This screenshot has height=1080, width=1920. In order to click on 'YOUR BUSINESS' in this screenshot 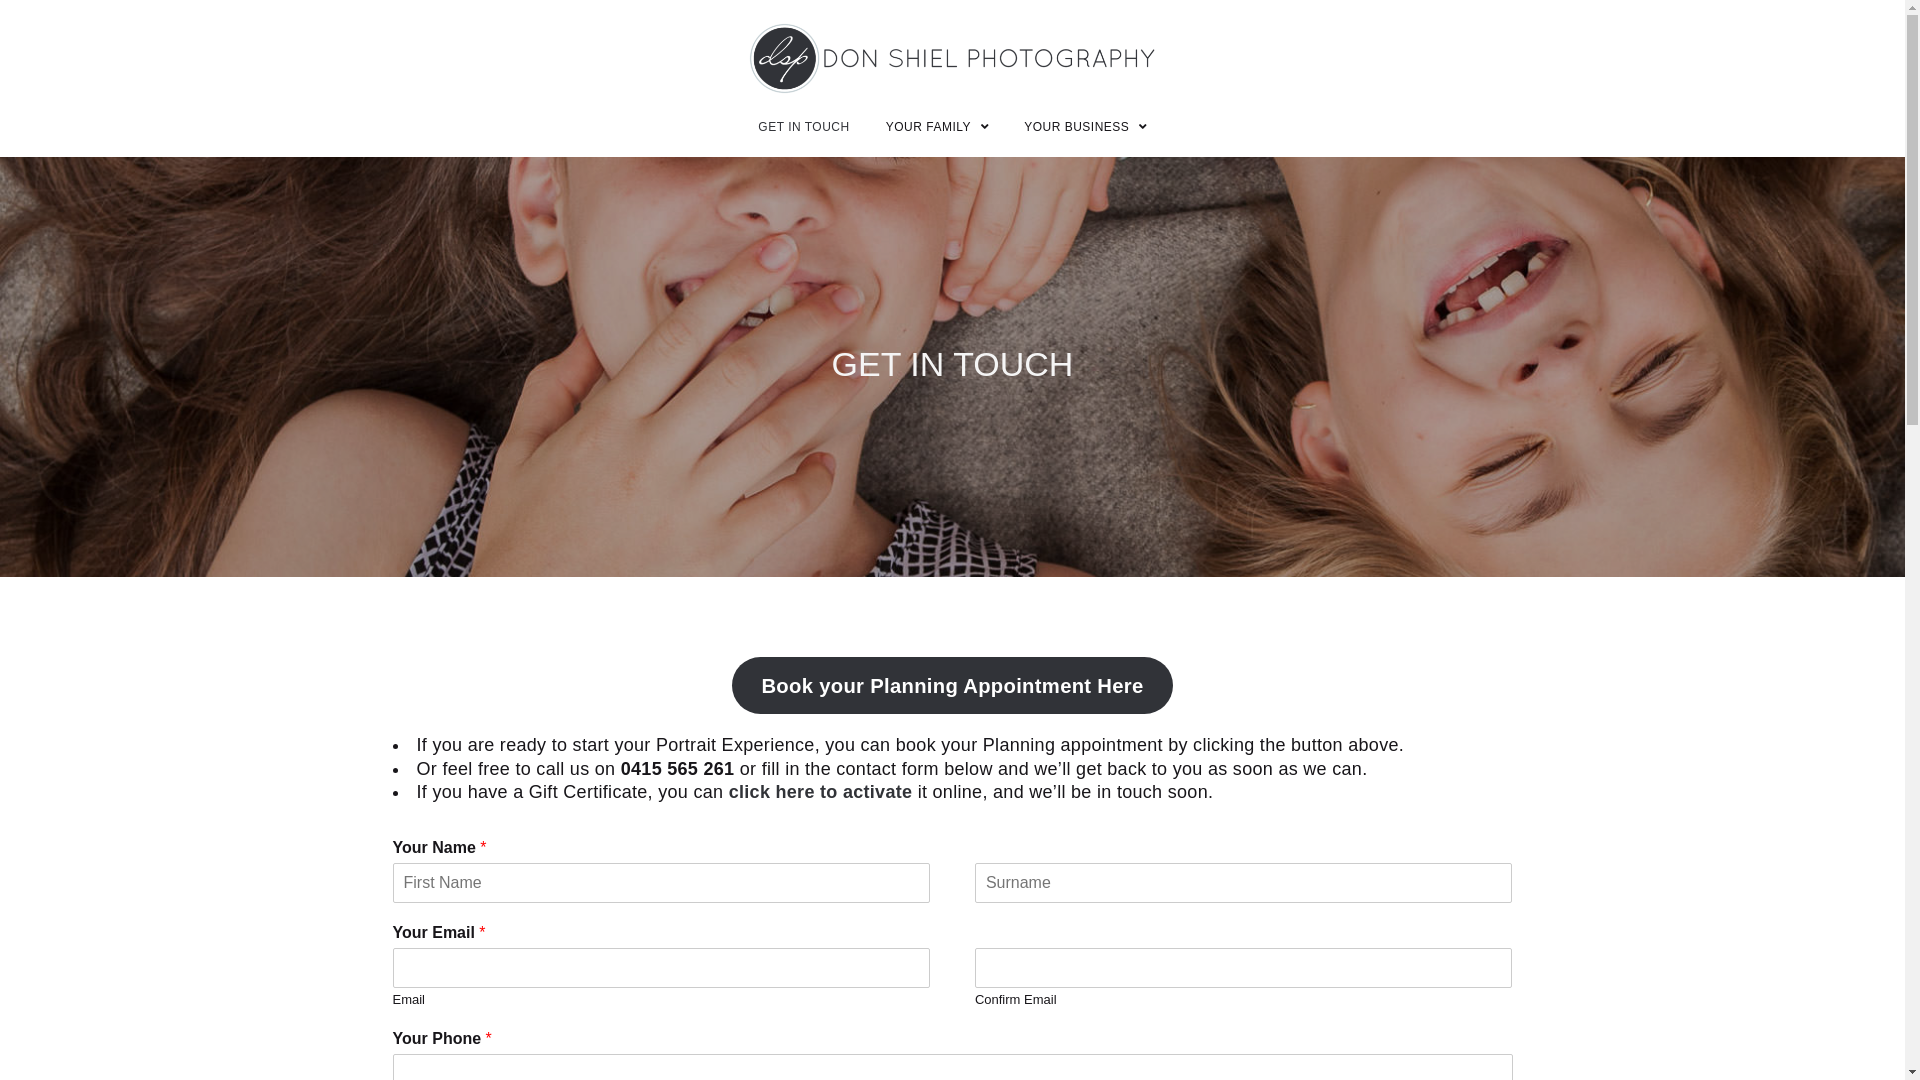, I will do `click(1084, 127)`.